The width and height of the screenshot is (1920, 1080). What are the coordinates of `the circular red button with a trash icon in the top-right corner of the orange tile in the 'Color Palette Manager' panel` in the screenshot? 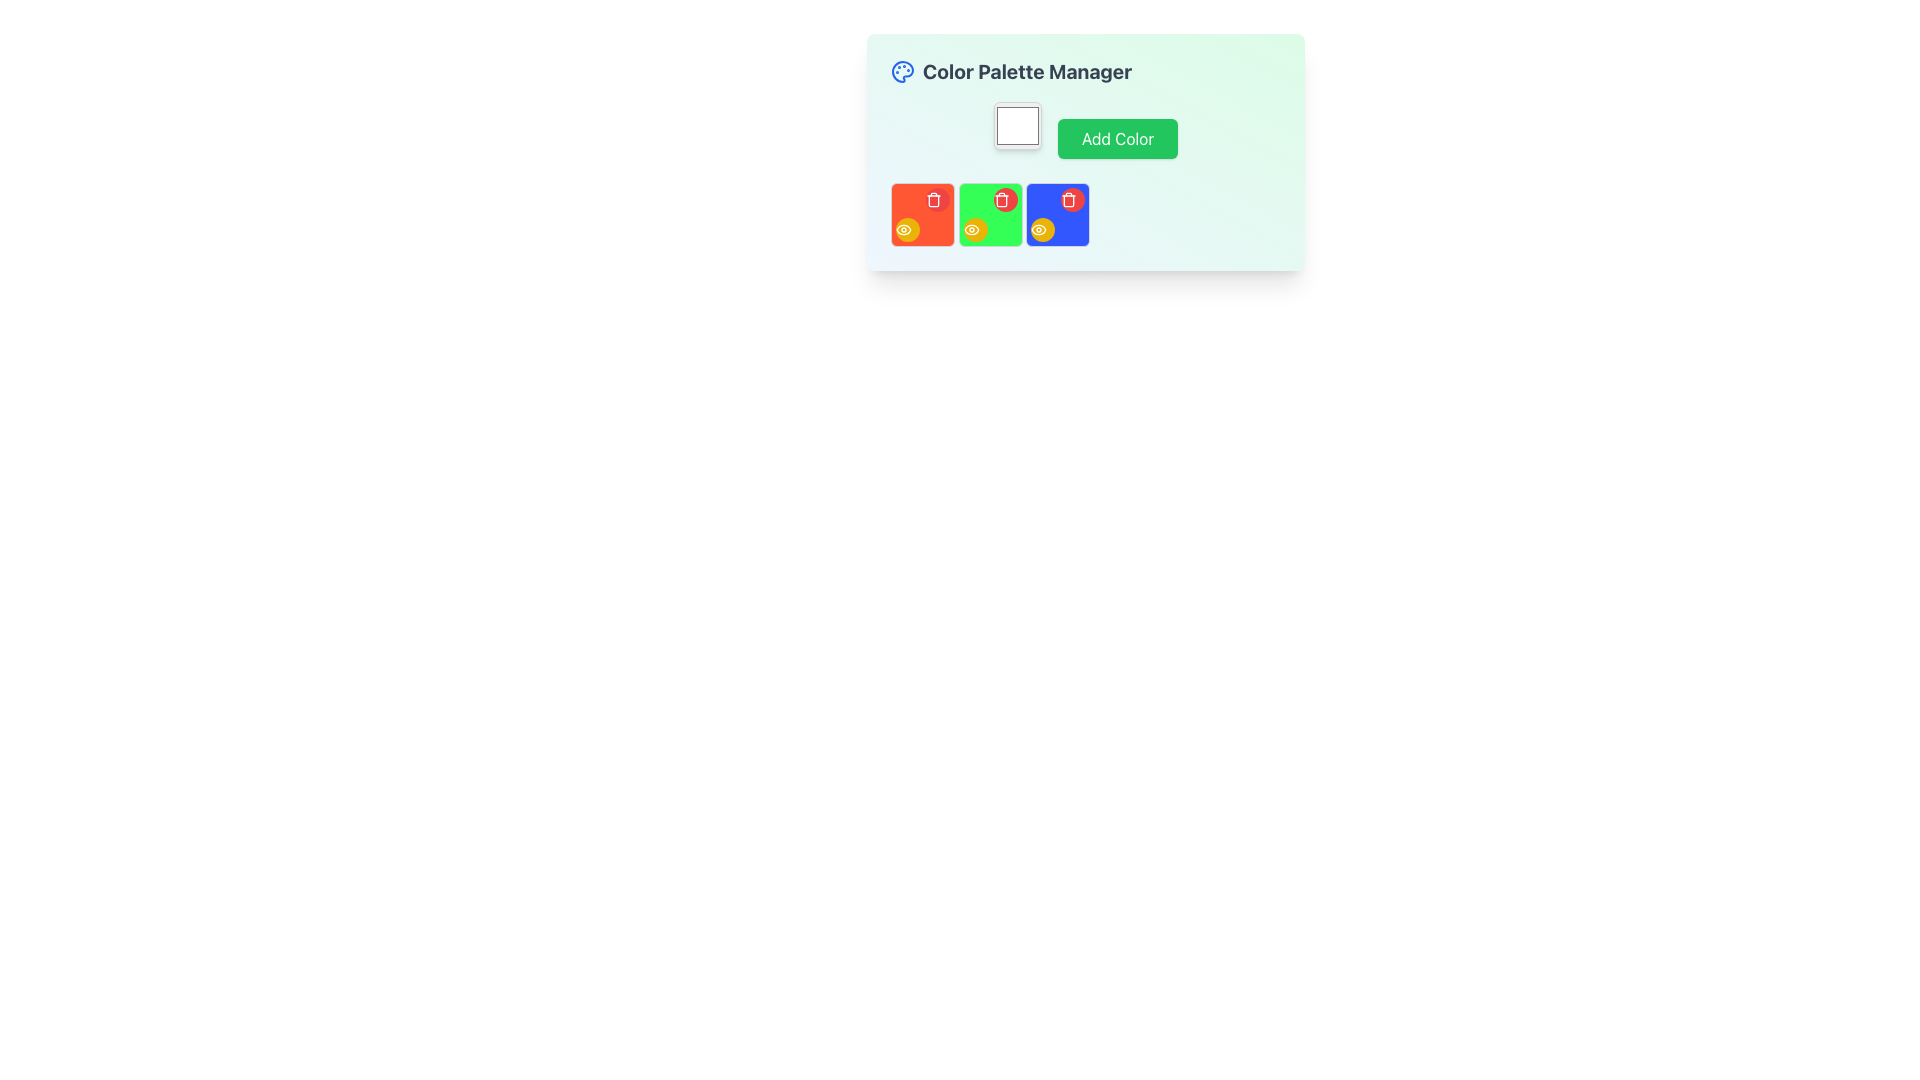 It's located at (936, 200).